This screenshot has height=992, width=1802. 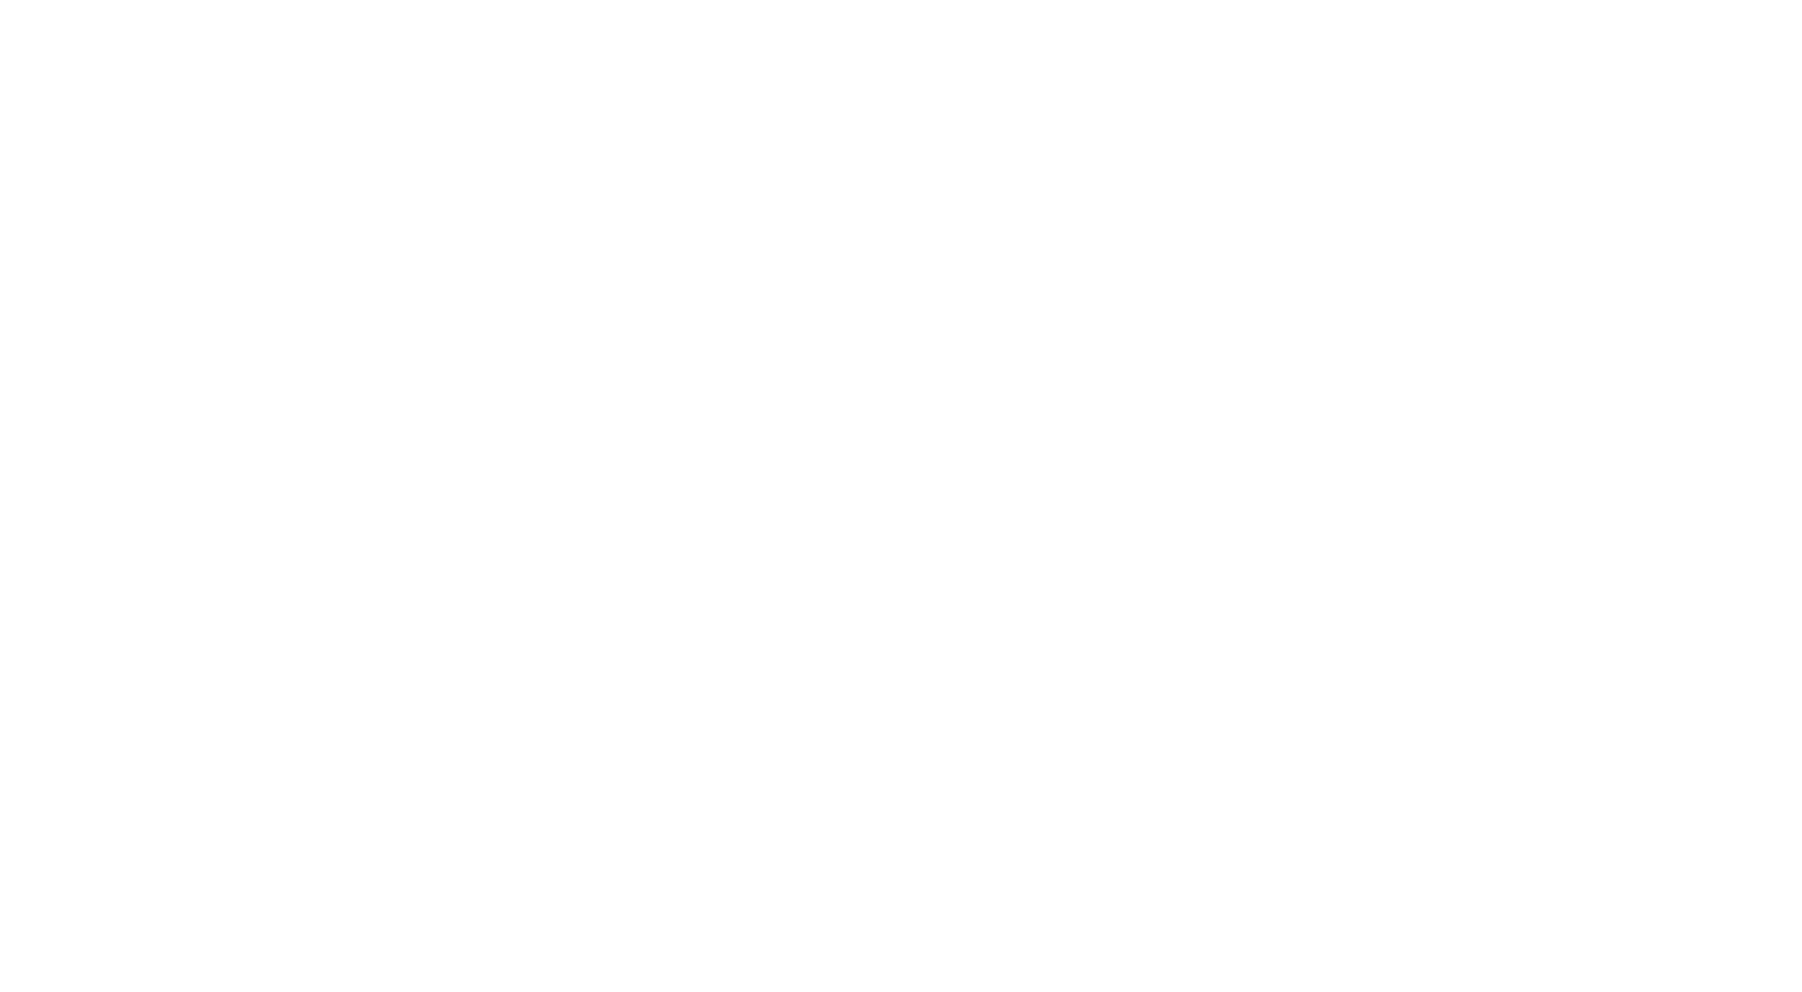 What do you see at coordinates (831, 324) in the screenshot?
I see `'Videos:'` at bounding box center [831, 324].